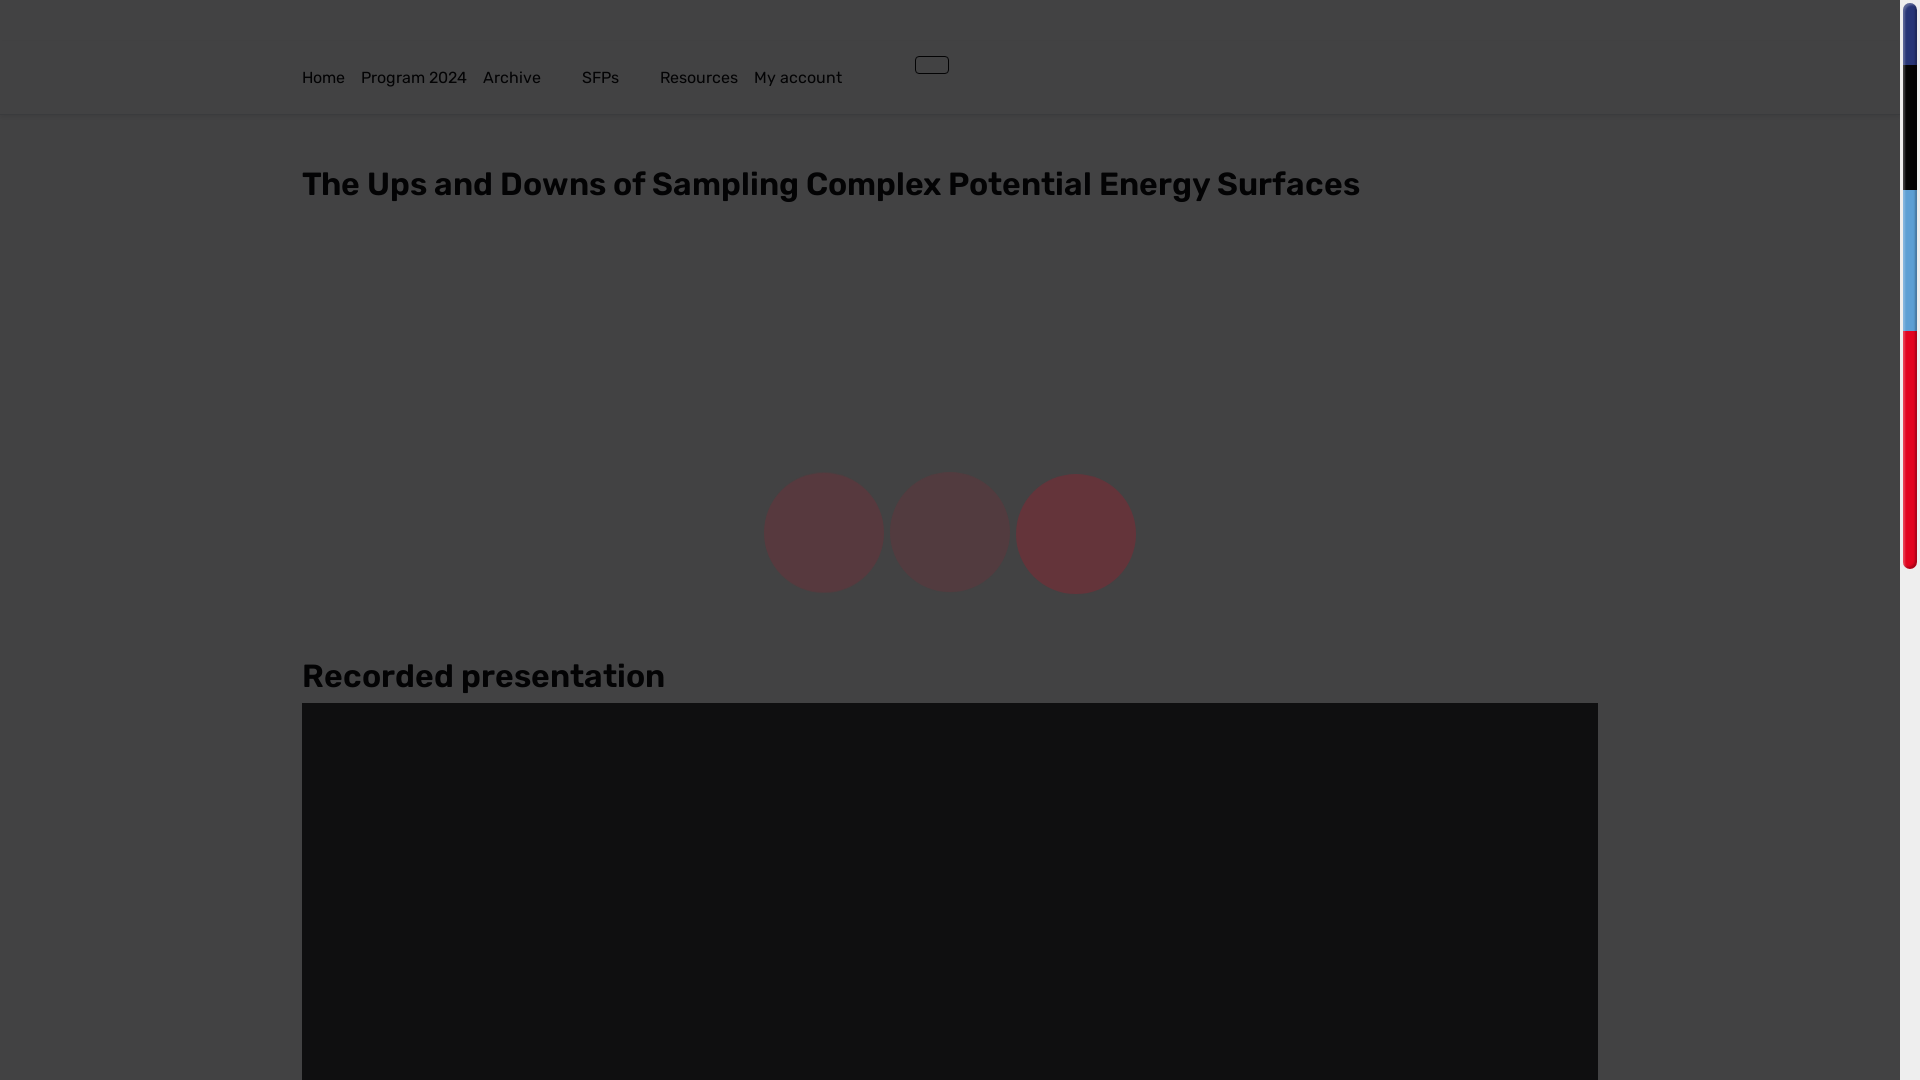  What do you see at coordinates (930, 64) in the screenshot?
I see `'Login'` at bounding box center [930, 64].